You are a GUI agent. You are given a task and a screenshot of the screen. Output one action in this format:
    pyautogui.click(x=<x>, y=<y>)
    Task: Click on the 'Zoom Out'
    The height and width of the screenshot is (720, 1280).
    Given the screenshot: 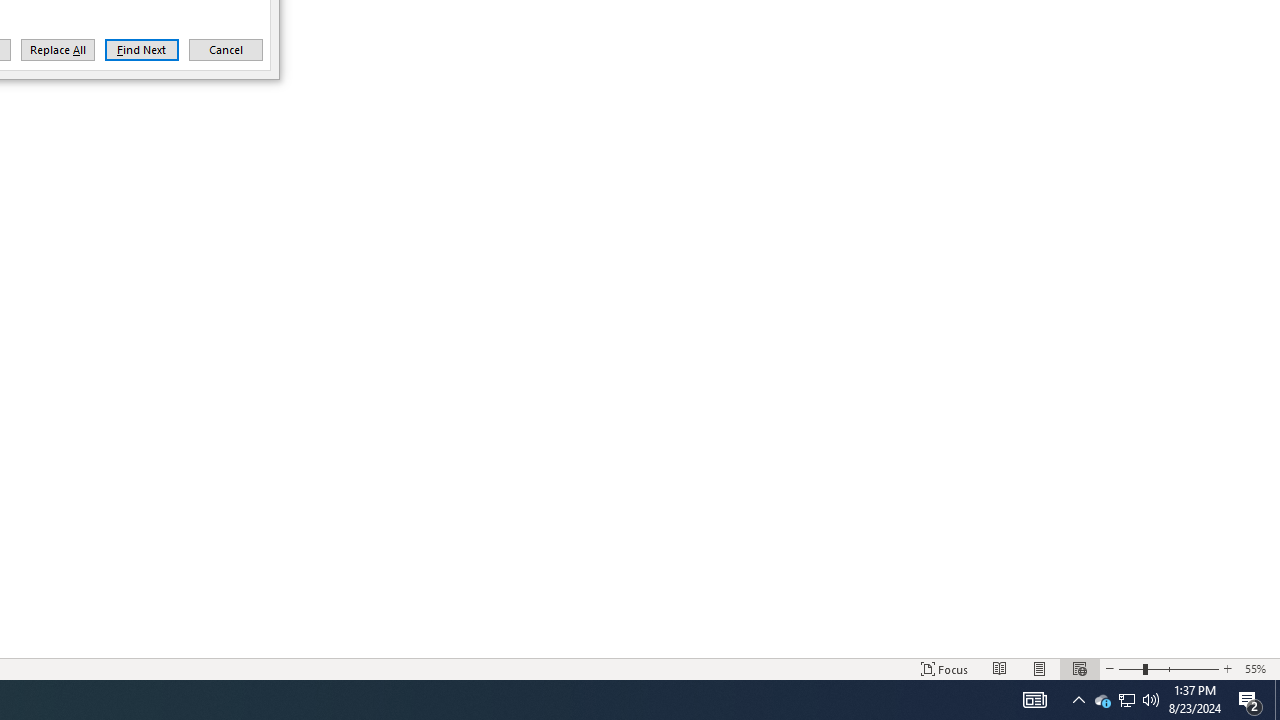 What is the action you would take?
    pyautogui.click(x=1130, y=669)
    